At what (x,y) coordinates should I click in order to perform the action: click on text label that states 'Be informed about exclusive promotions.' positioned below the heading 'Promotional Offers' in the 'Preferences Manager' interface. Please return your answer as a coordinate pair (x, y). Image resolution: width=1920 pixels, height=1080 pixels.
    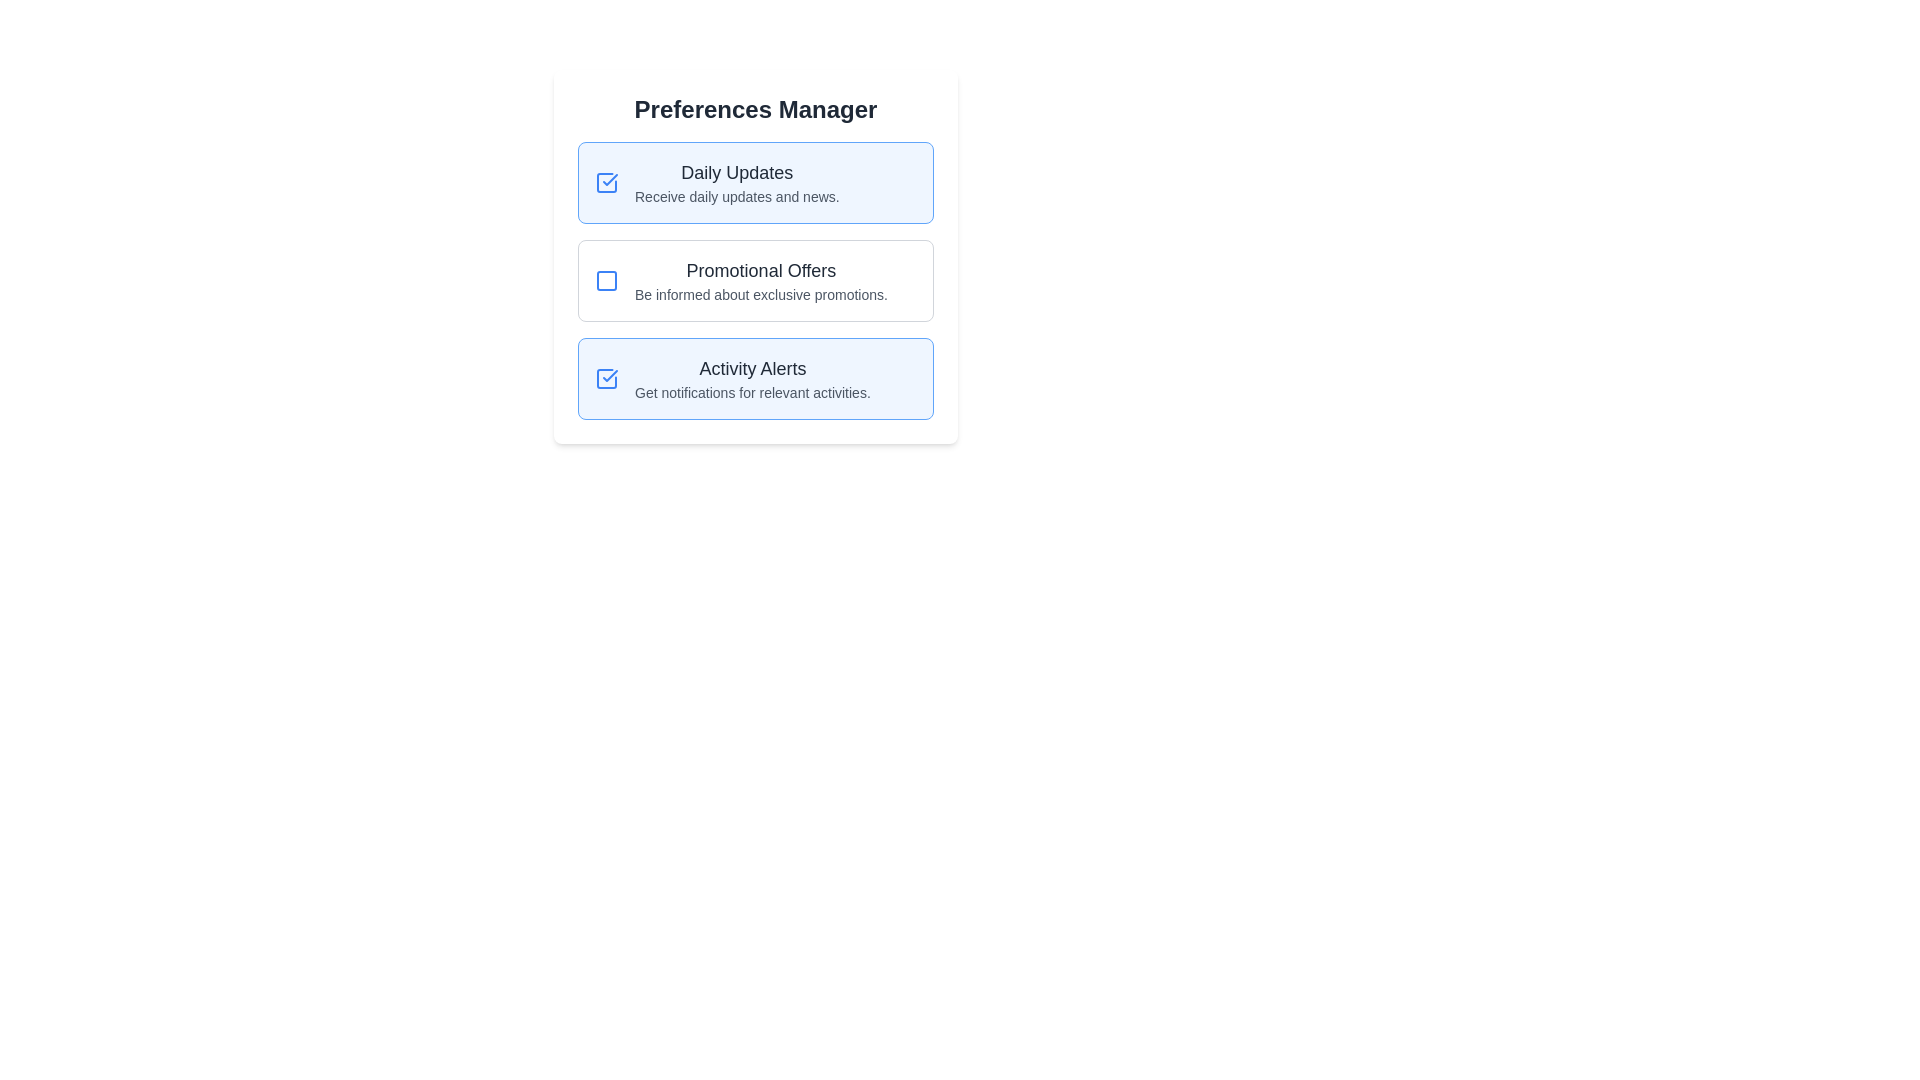
    Looking at the image, I should click on (760, 294).